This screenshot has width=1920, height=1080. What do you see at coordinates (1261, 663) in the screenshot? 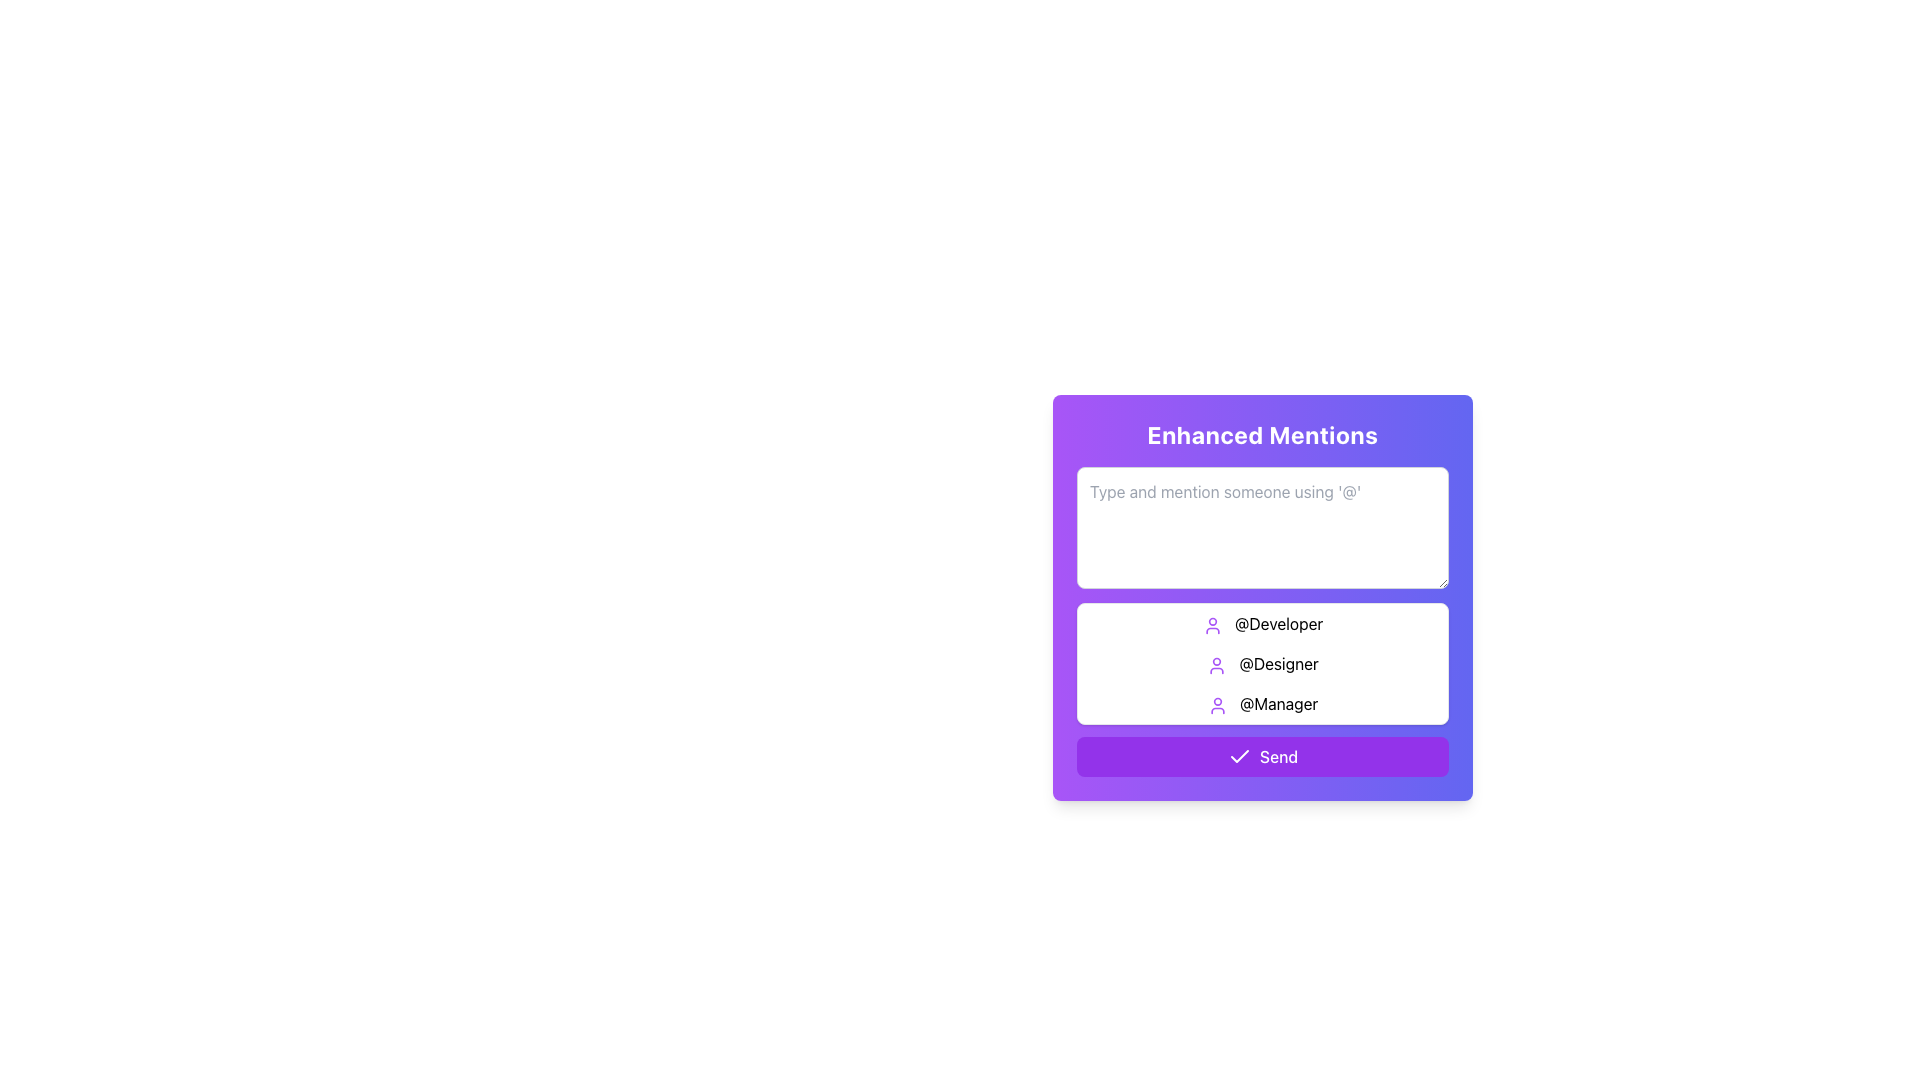
I see `the '@Designer' option in the dropdown list, which is the second item in a list of three options located in the dropdown selection box` at bounding box center [1261, 663].